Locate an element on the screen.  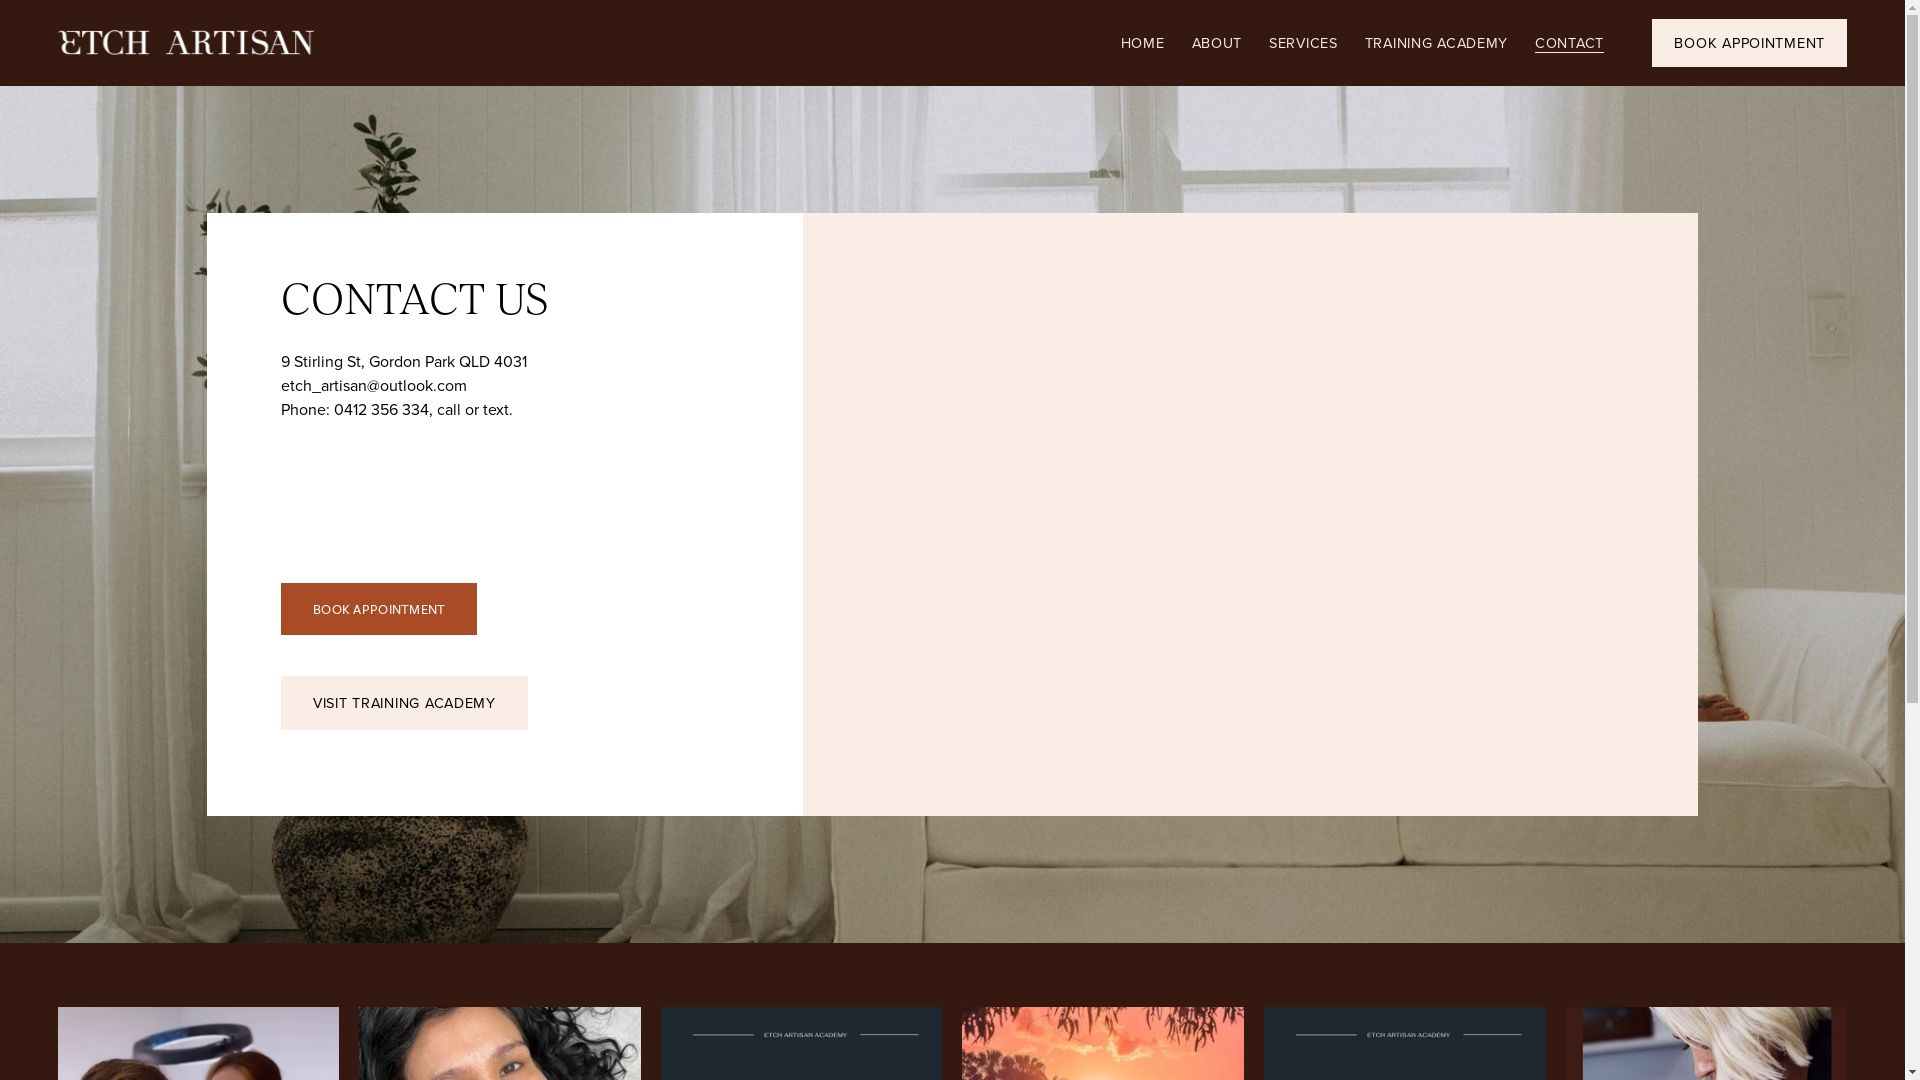
'HOME' is located at coordinates (1142, 42).